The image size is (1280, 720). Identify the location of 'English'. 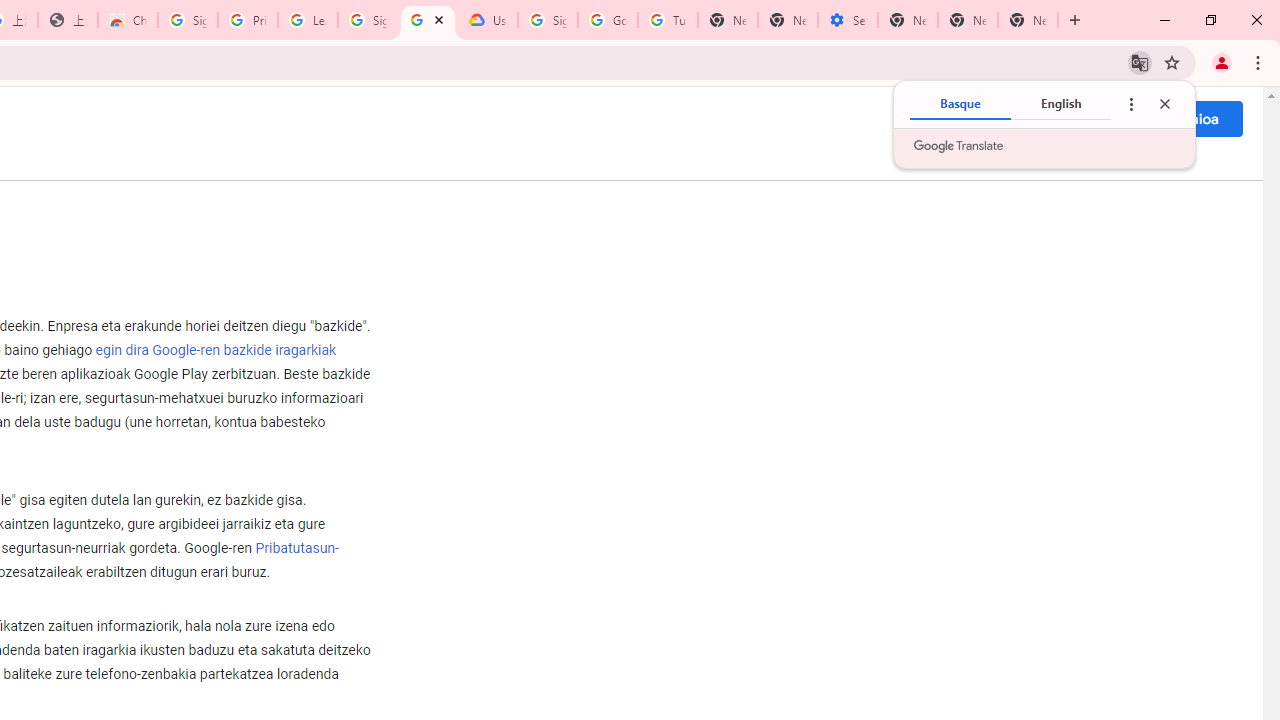
(1060, 104).